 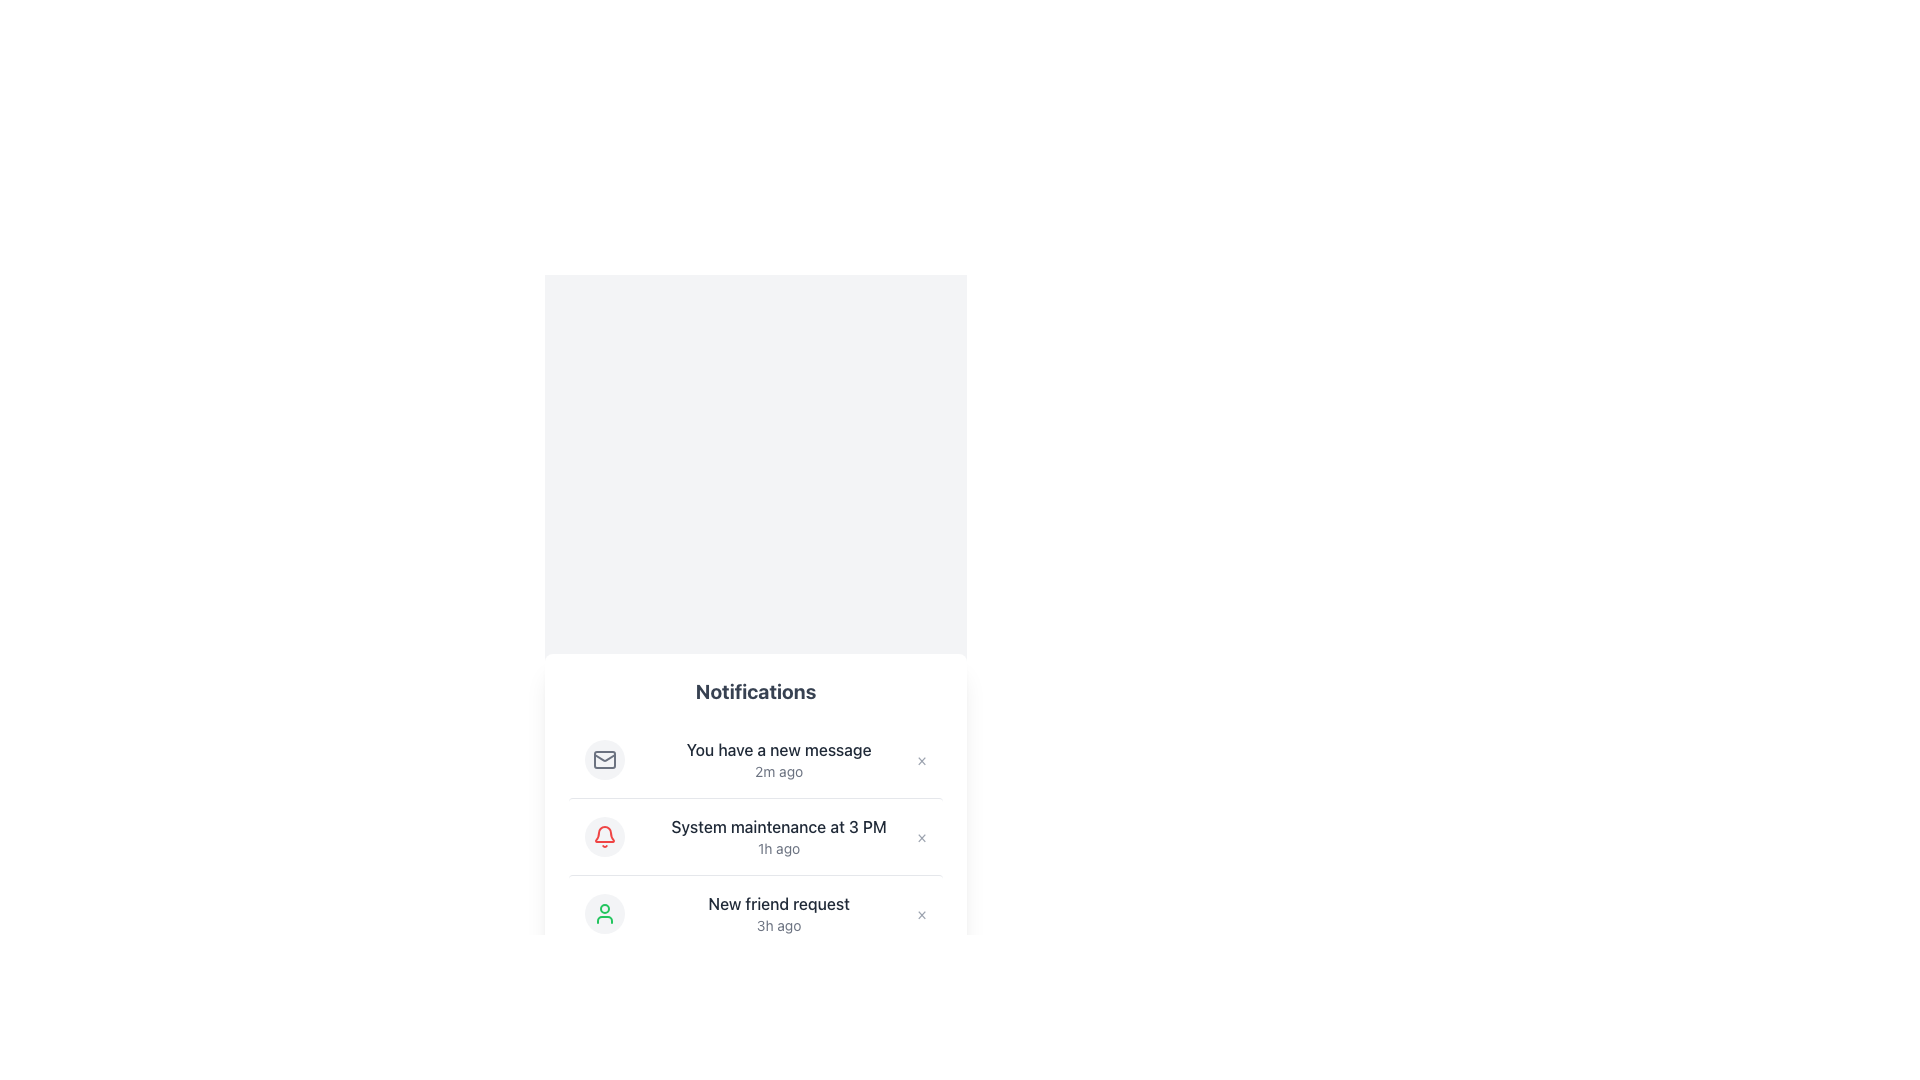 I want to click on the text label that provides relative time information about the associated notification, located directly underneath the 'System maintenance at 3 PM' text in the notifications block, so click(x=778, y=848).